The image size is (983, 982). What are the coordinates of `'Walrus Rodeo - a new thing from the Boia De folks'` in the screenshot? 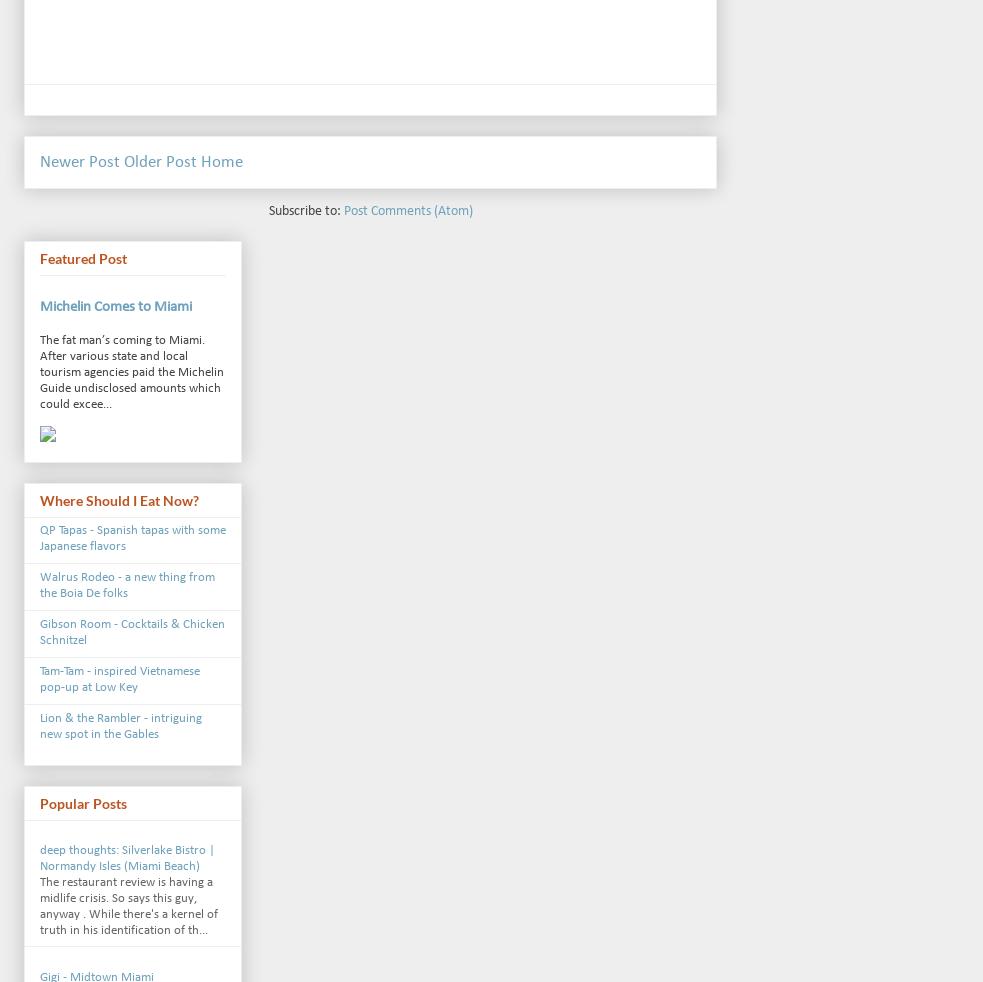 It's located at (126, 584).